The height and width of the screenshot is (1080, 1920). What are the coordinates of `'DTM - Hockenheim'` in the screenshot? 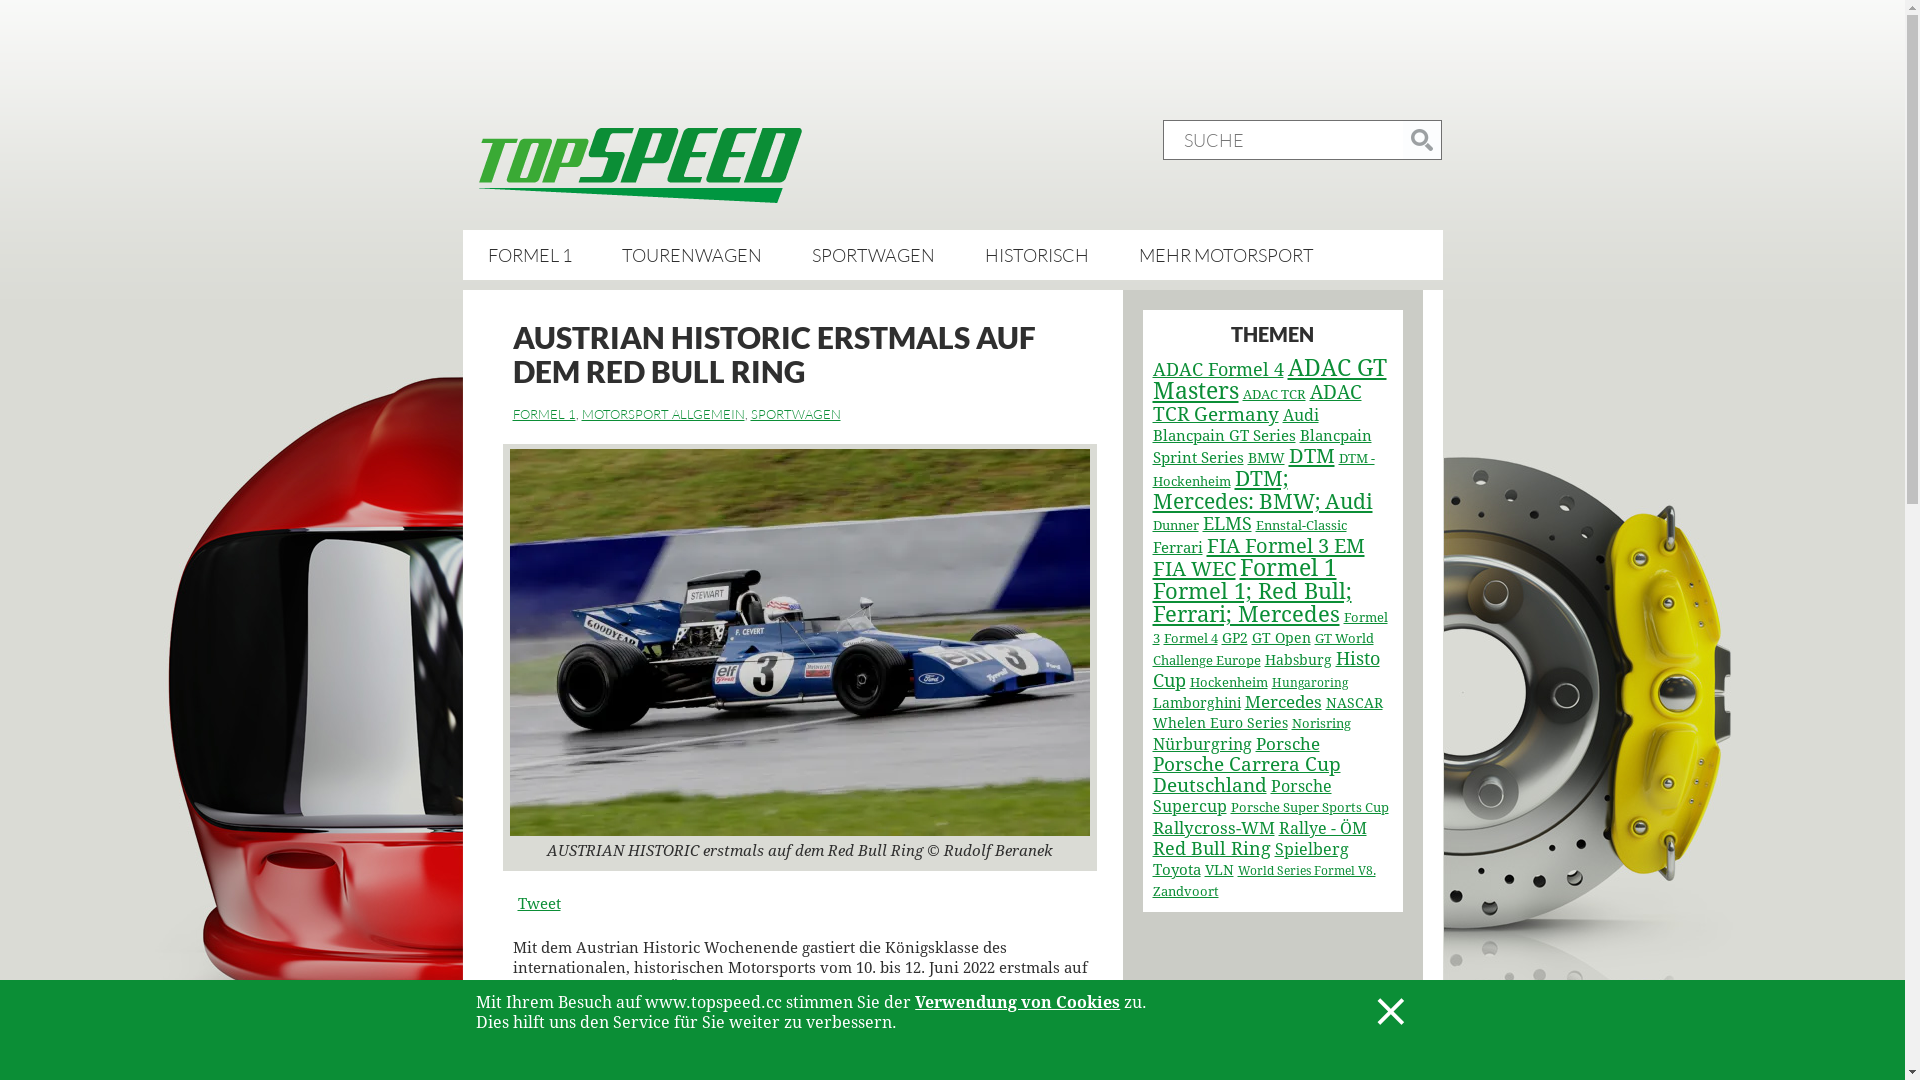 It's located at (1261, 470).